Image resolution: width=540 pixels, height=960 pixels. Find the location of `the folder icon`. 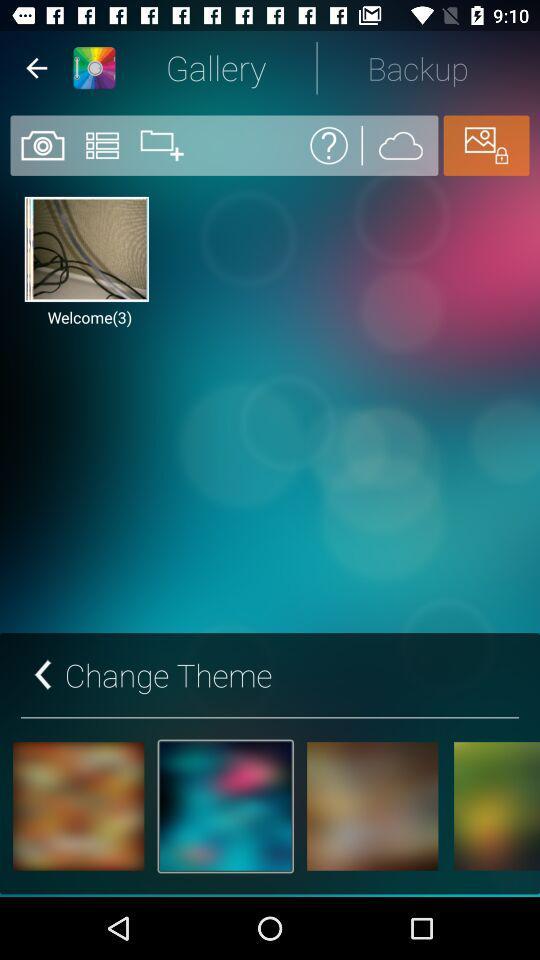

the folder icon is located at coordinates (161, 144).